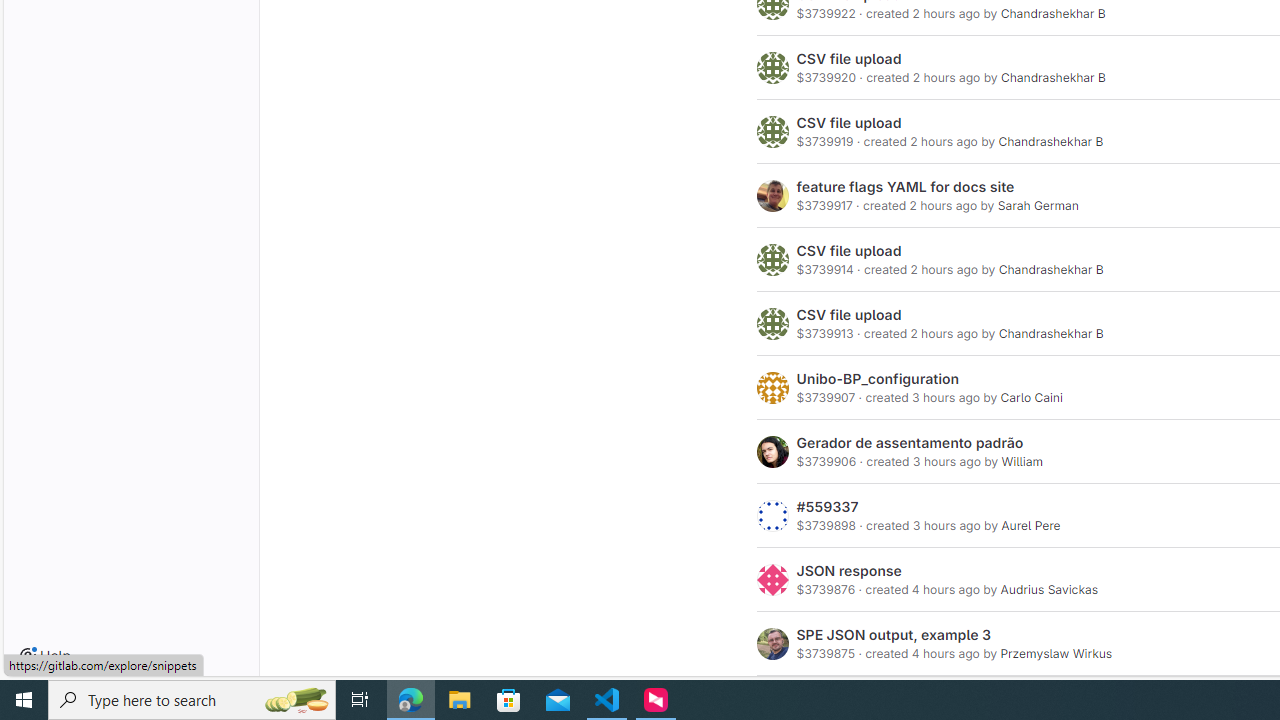 The width and height of the screenshot is (1280, 720). I want to click on 'Aurel Pere', so click(1031, 524).